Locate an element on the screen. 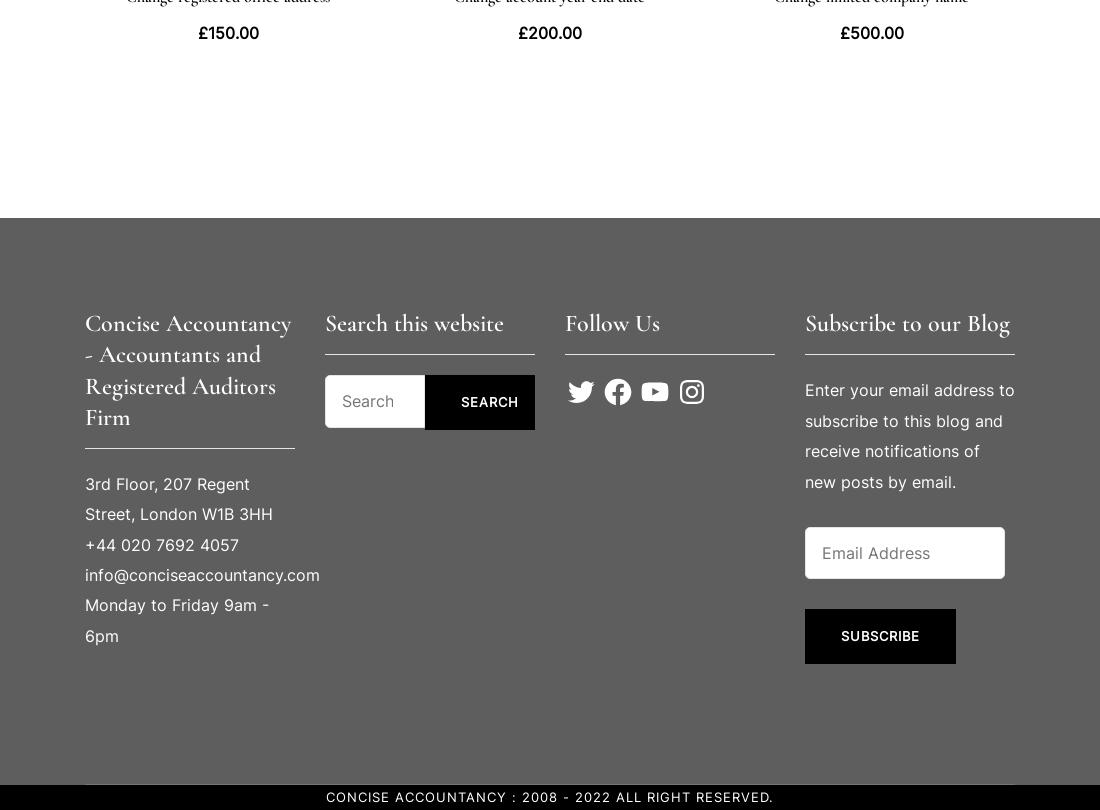 The image size is (1100, 810). '150.00' is located at coordinates (232, 31).